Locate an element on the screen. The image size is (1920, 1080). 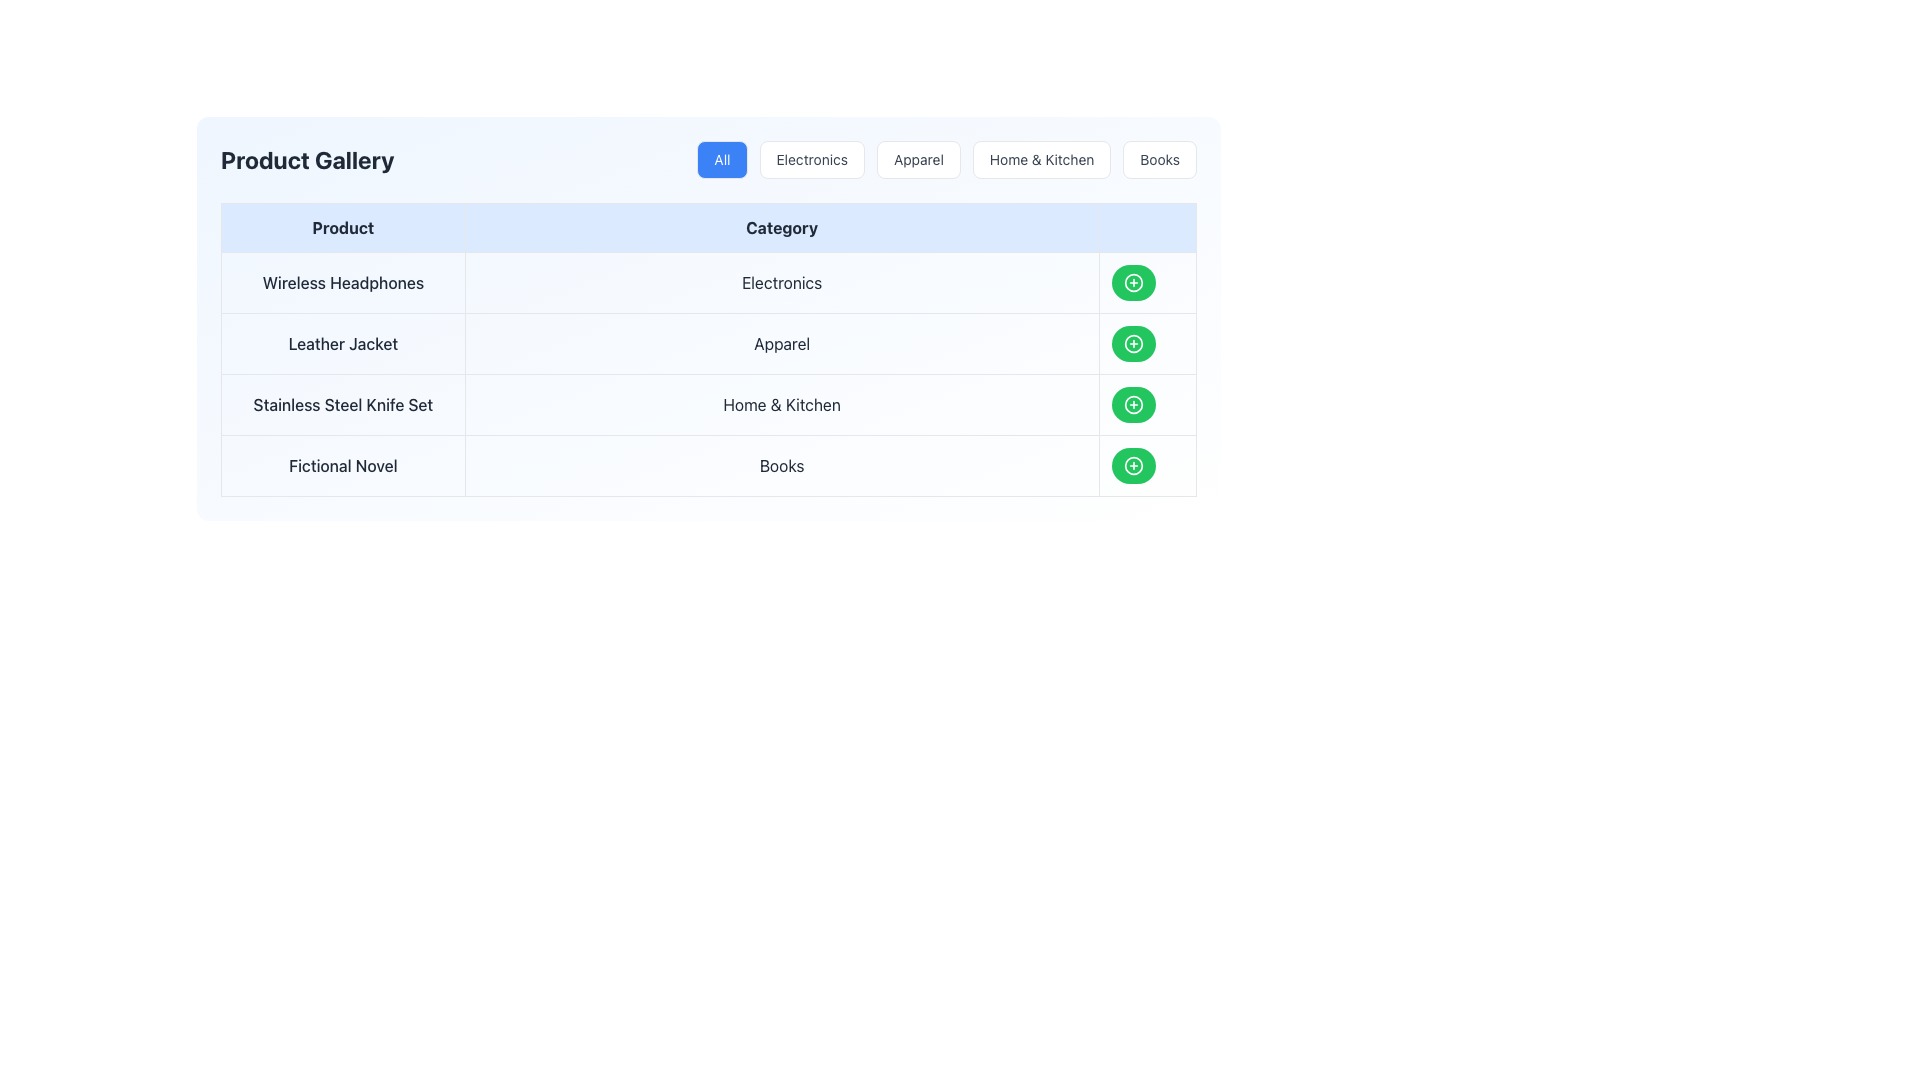
the button located in the second row under the 'Category' column, adjacent to 'Apparel' is located at coordinates (1133, 342).